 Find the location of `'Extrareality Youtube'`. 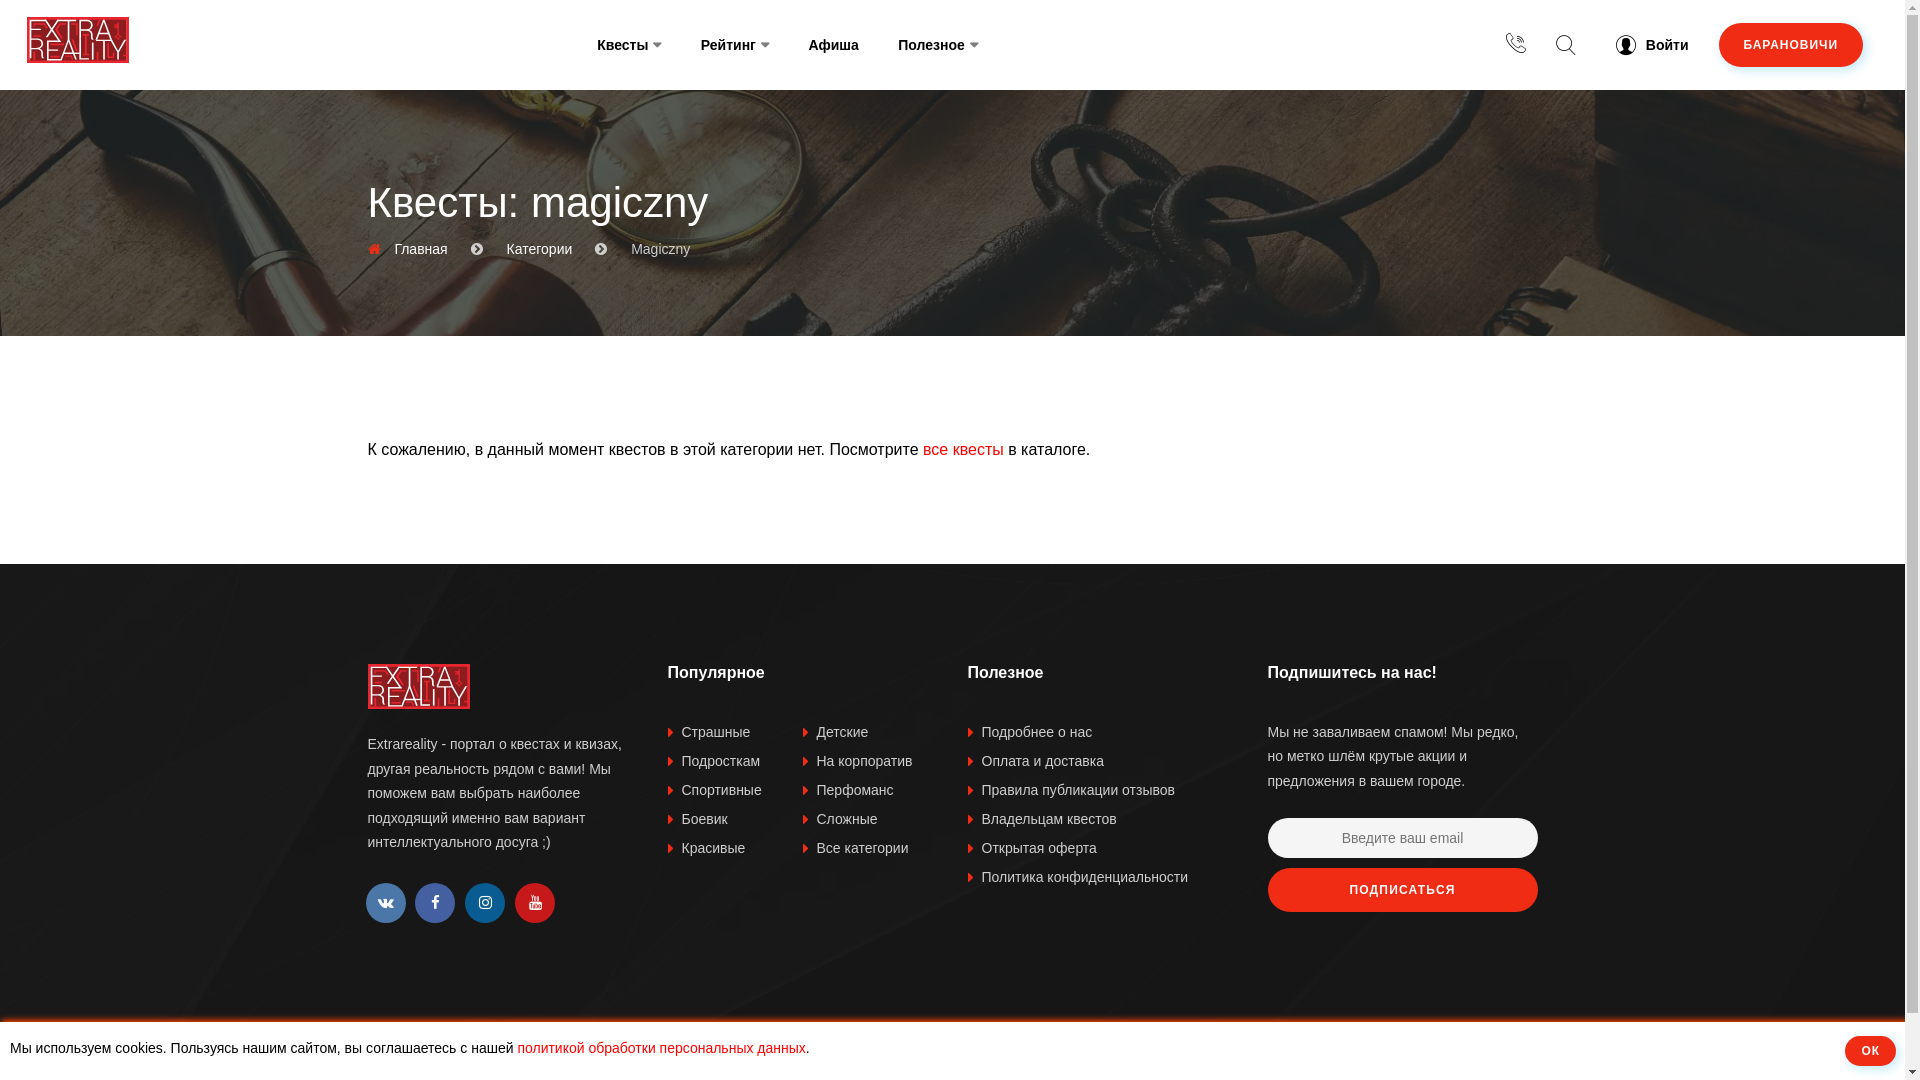

'Extrareality Youtube' is located at coordinates (514, 902).